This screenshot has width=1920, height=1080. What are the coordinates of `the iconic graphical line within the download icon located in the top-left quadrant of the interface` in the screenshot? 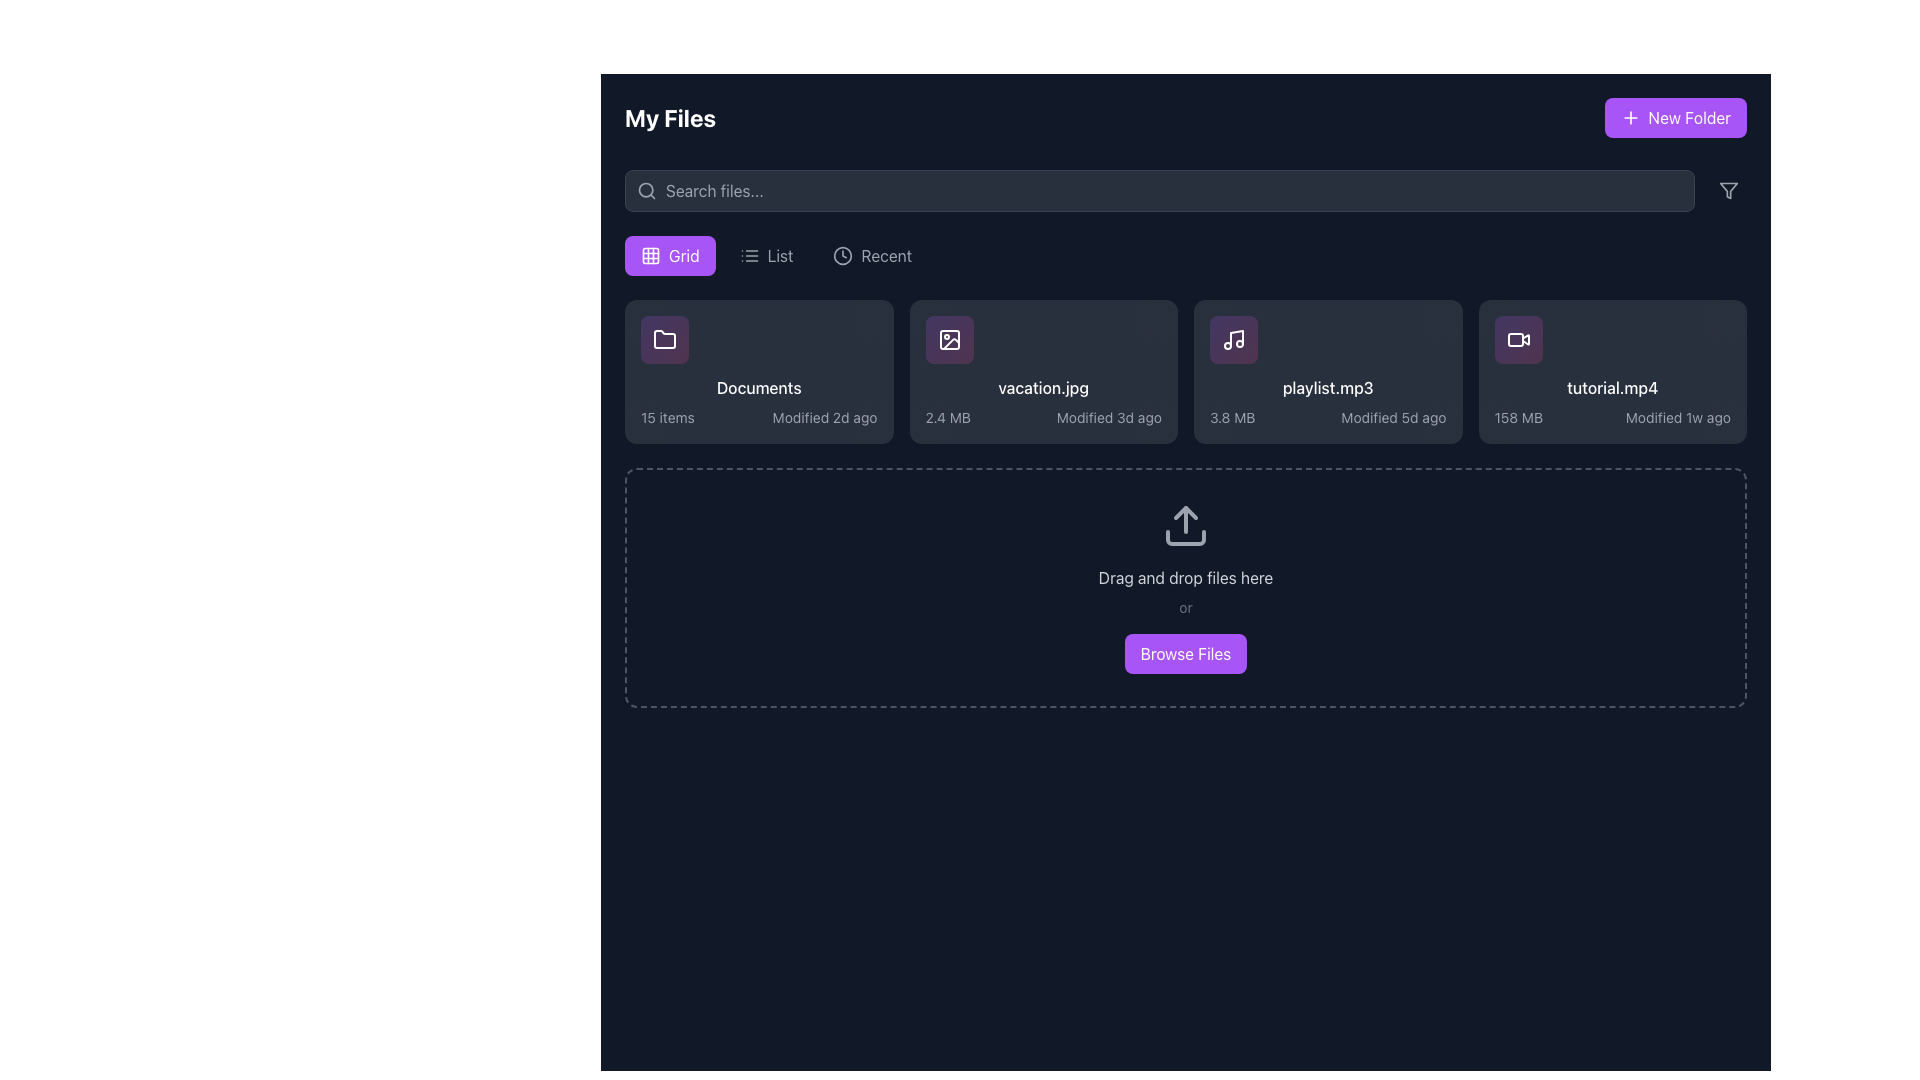 It's located at (711, 377).